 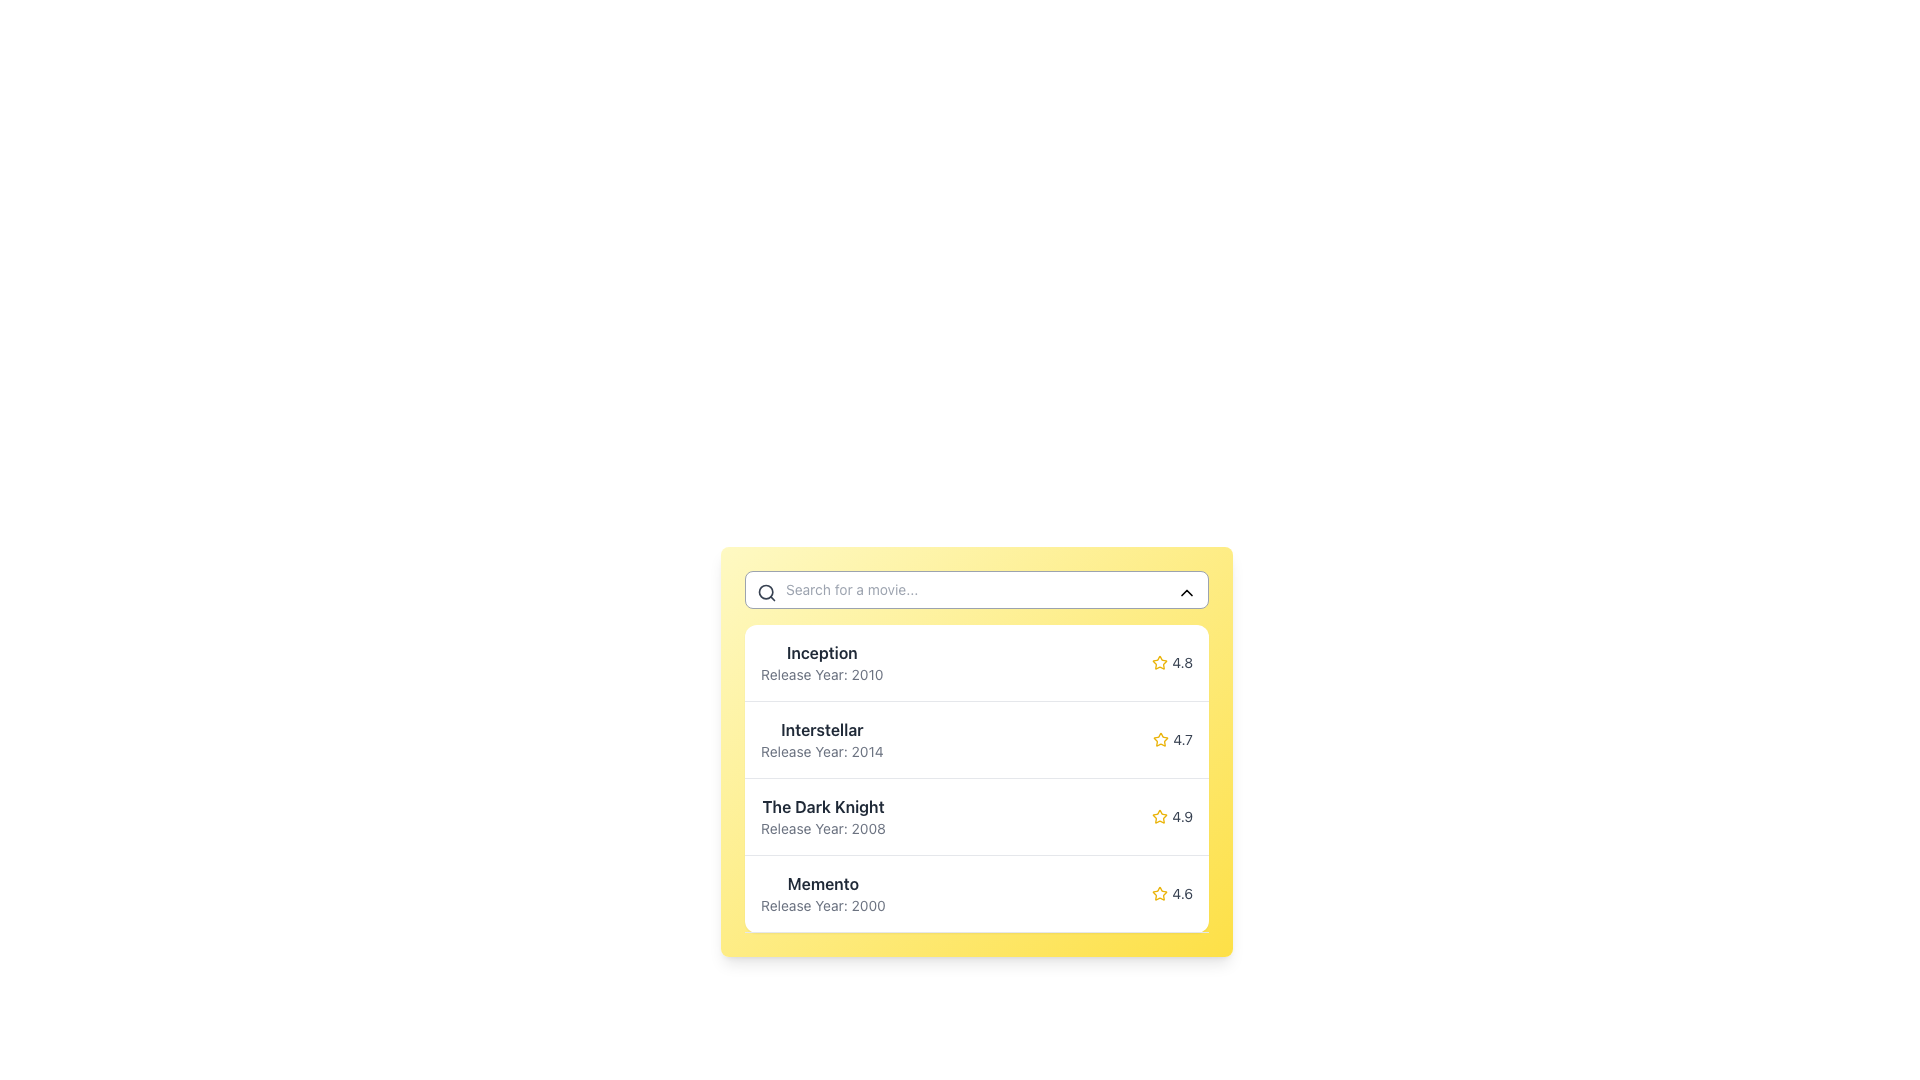 I want to click on the Rating display component for the movie 'Memento', which features a yellow star icon and the rating text '4.6', so click(x=1172, y=893).